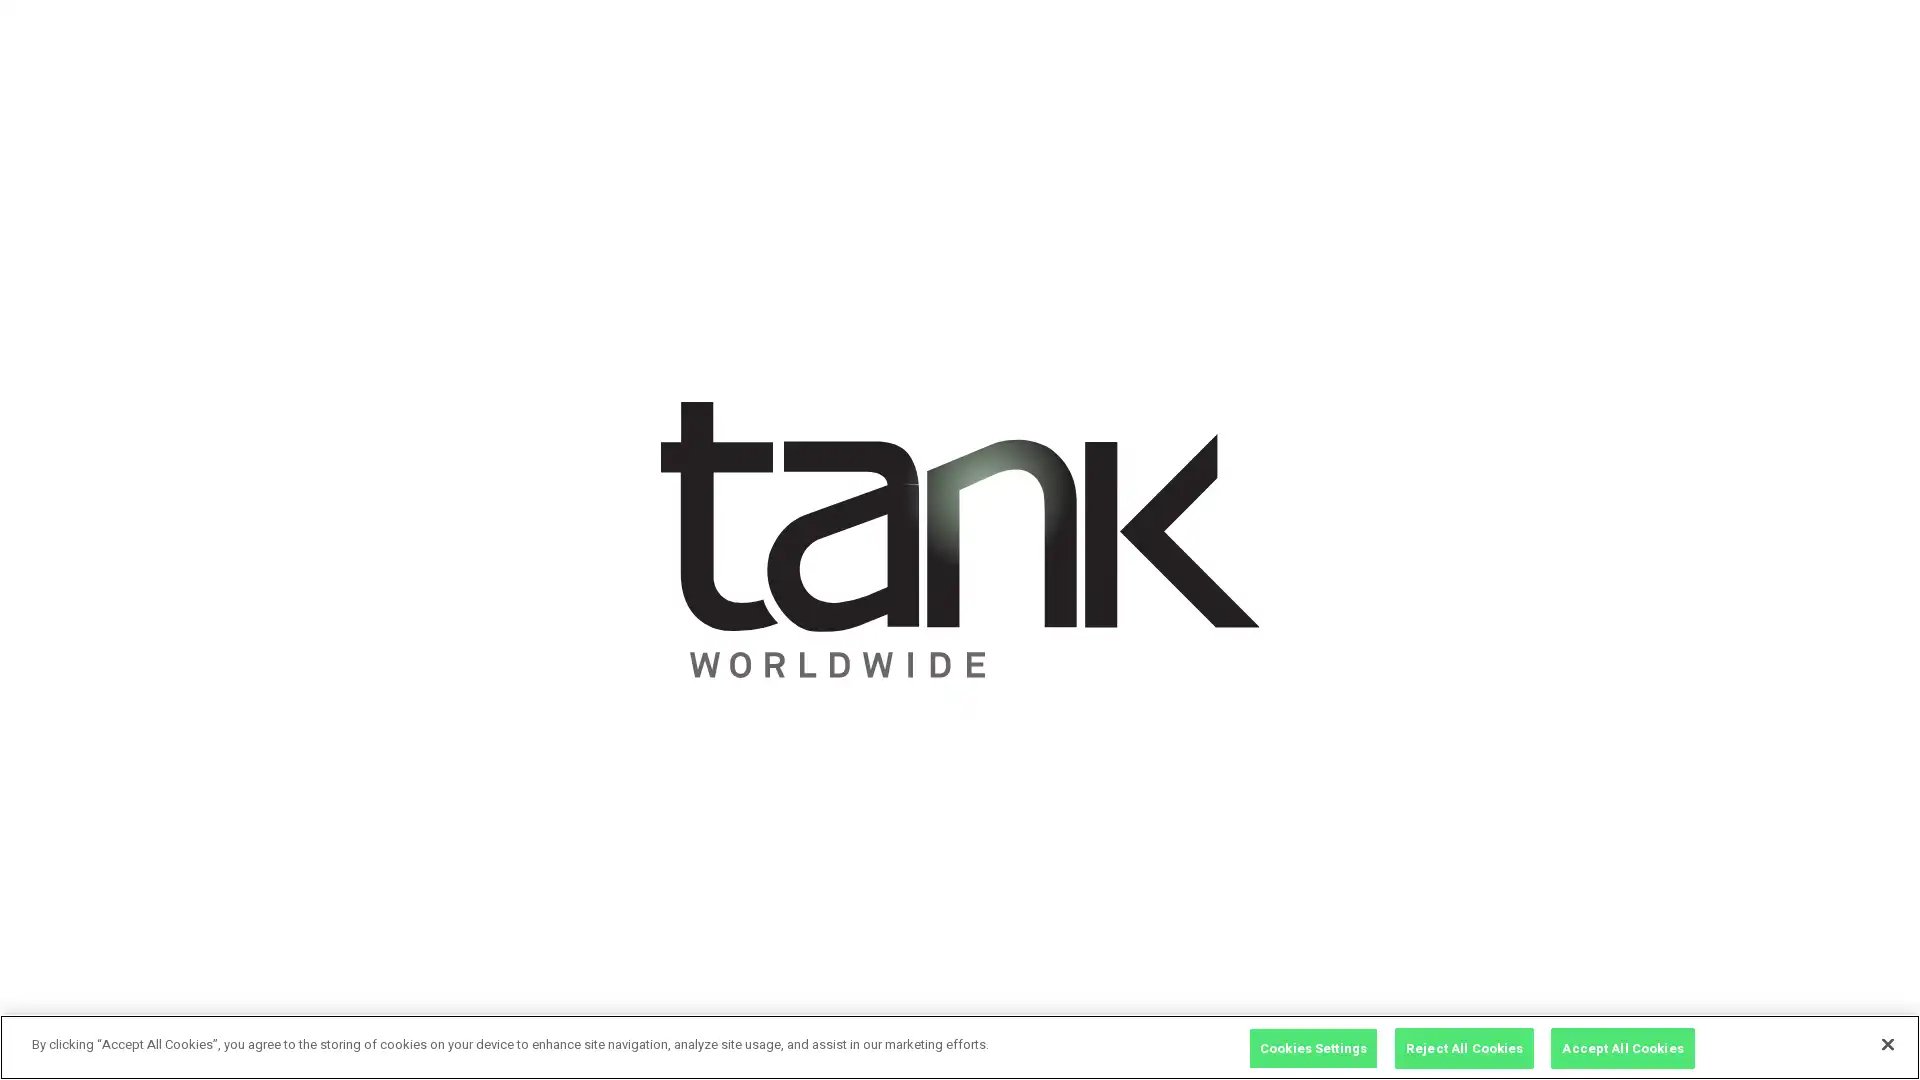  I want to click on Cookies Settings, so click(1313, 1048).